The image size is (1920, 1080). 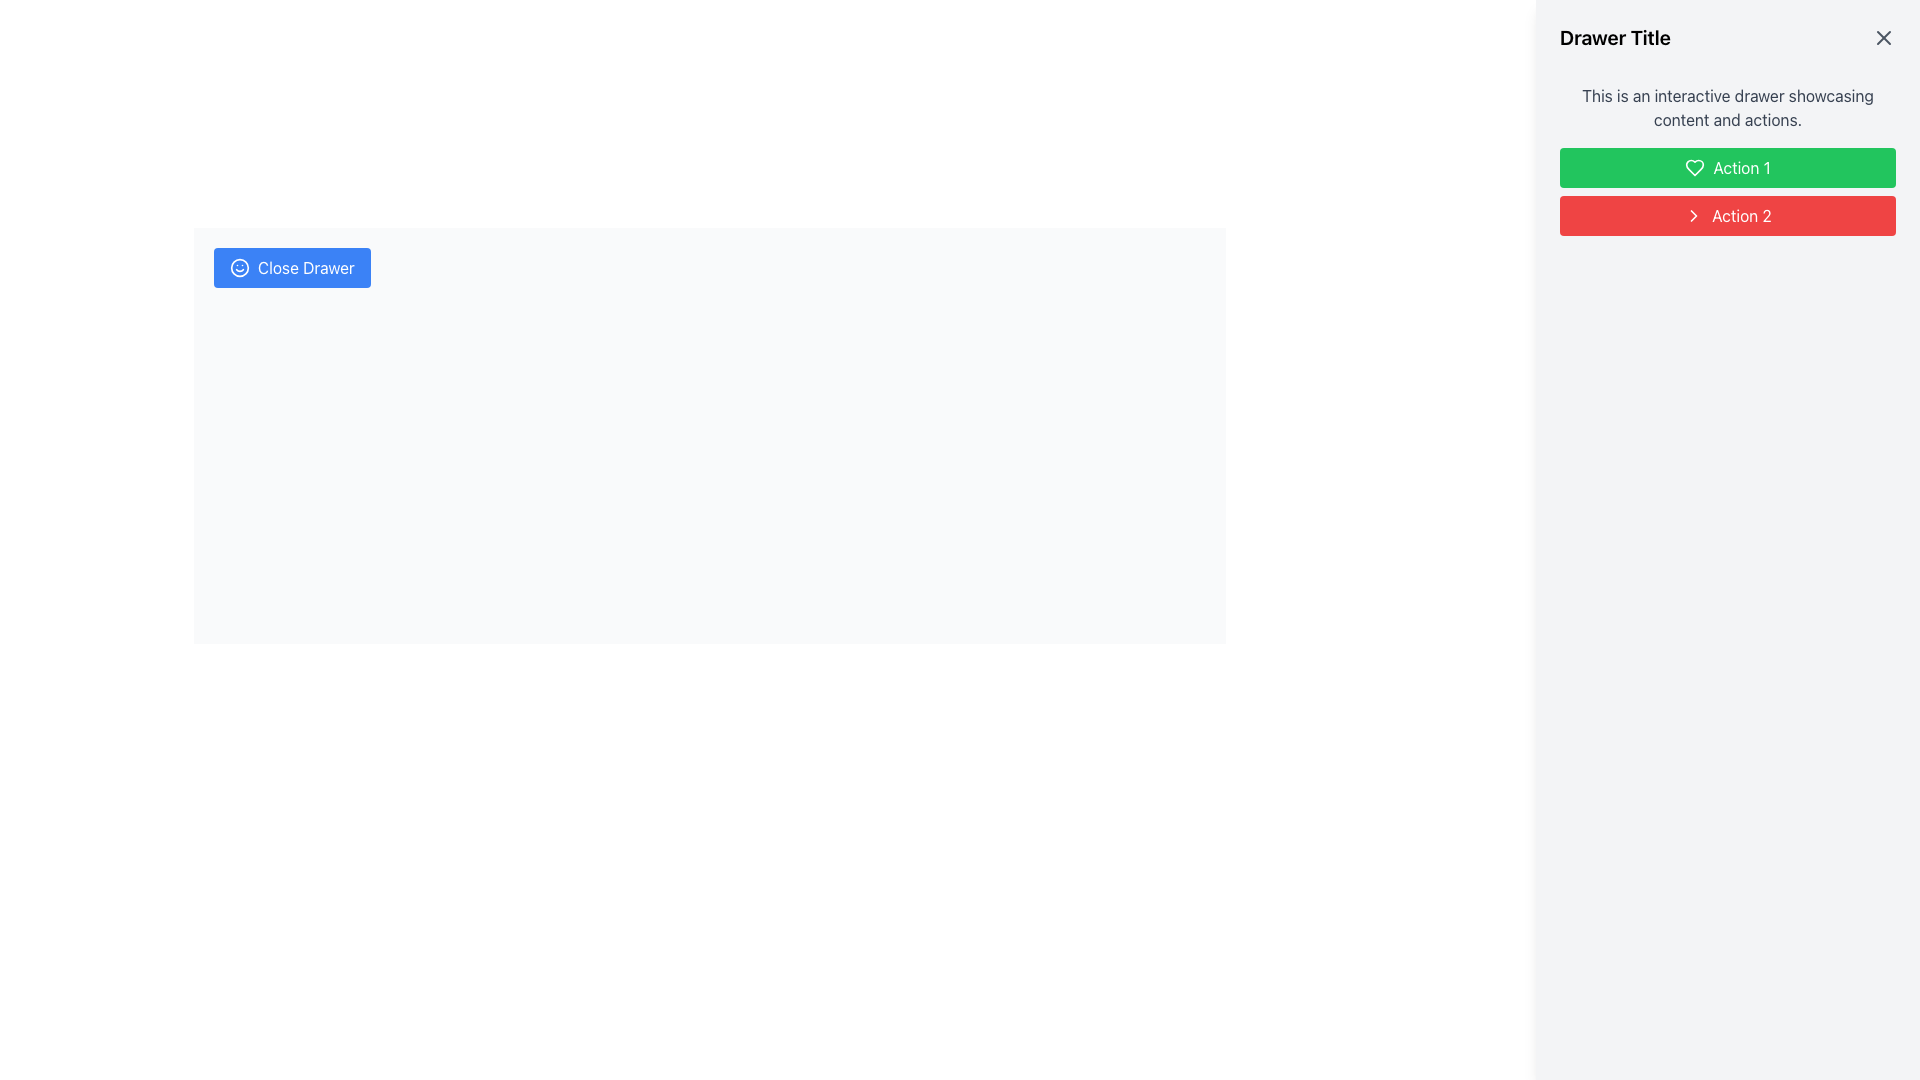 I want to click on the red button labeled 'Action 2' with a rightward chevron icon, so click(x=1727, y=216).